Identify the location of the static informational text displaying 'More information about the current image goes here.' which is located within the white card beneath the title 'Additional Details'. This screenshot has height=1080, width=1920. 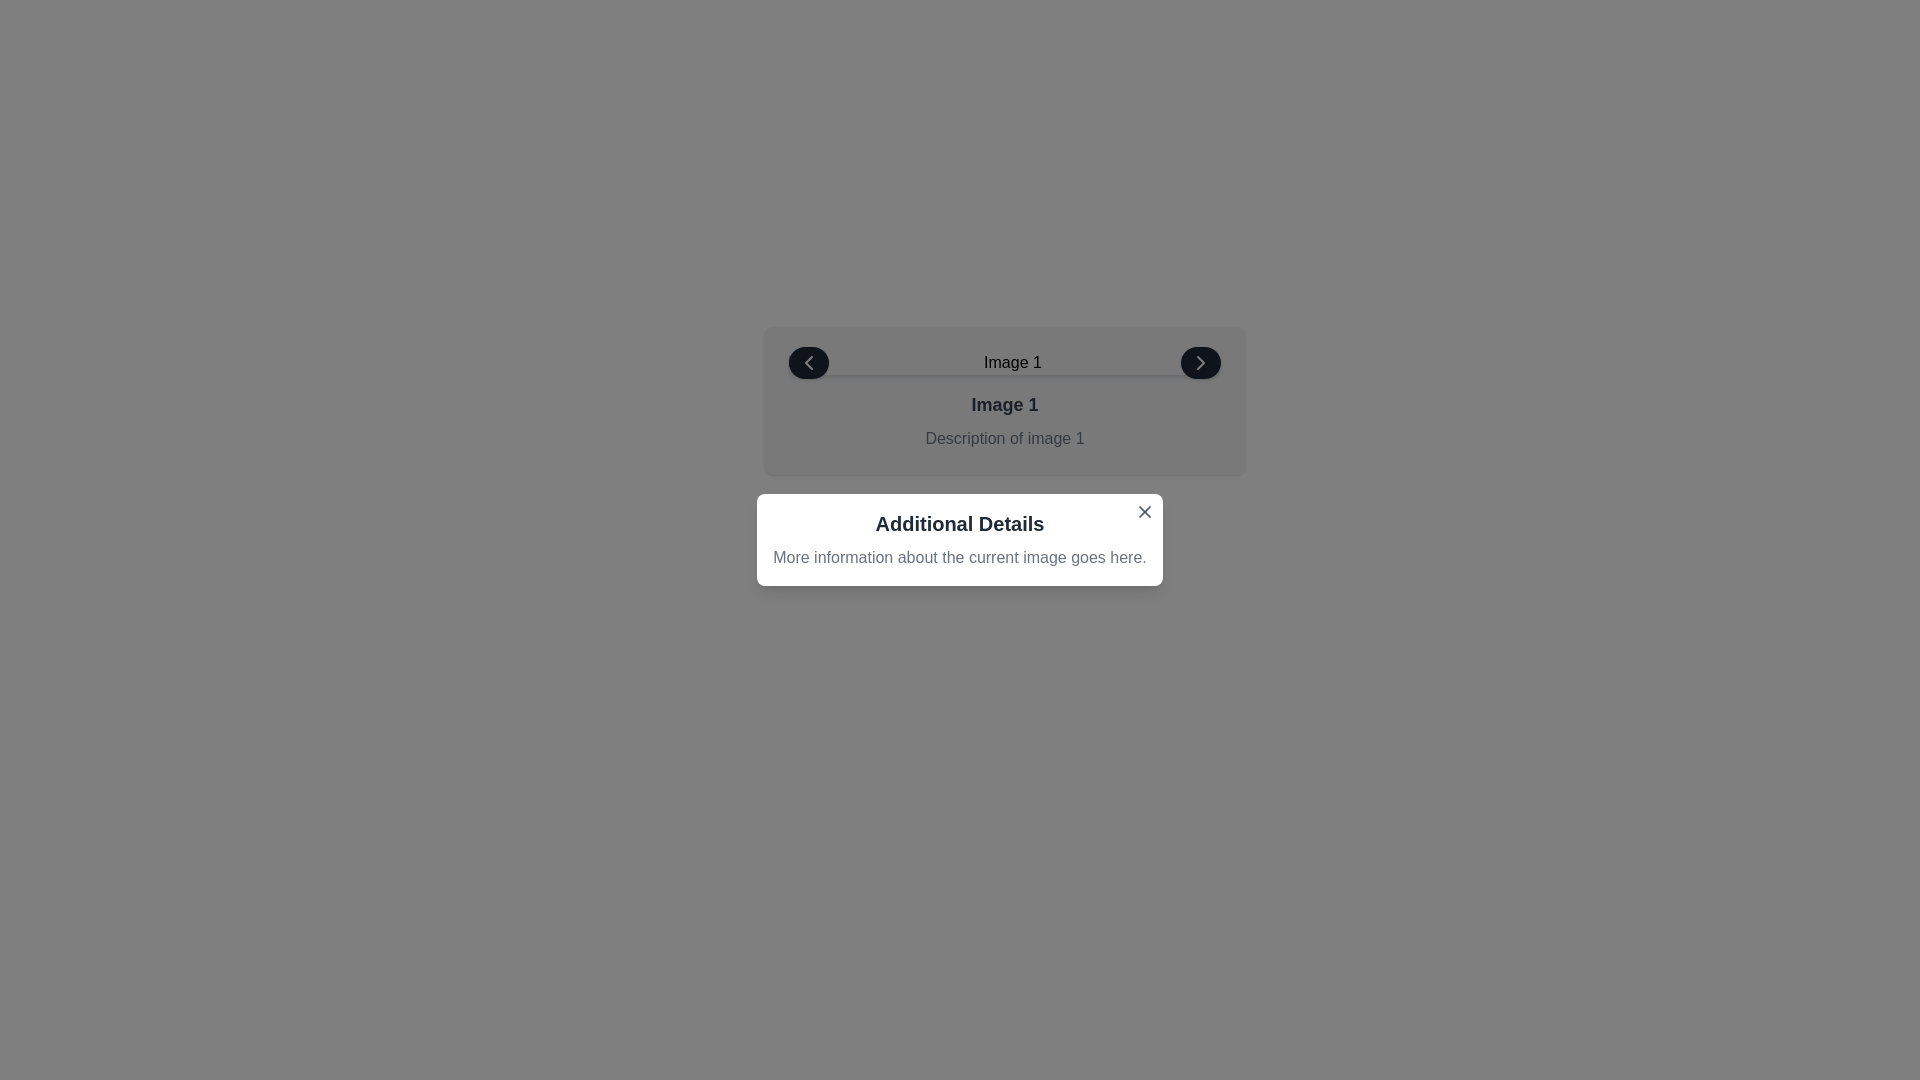
(960, 558).